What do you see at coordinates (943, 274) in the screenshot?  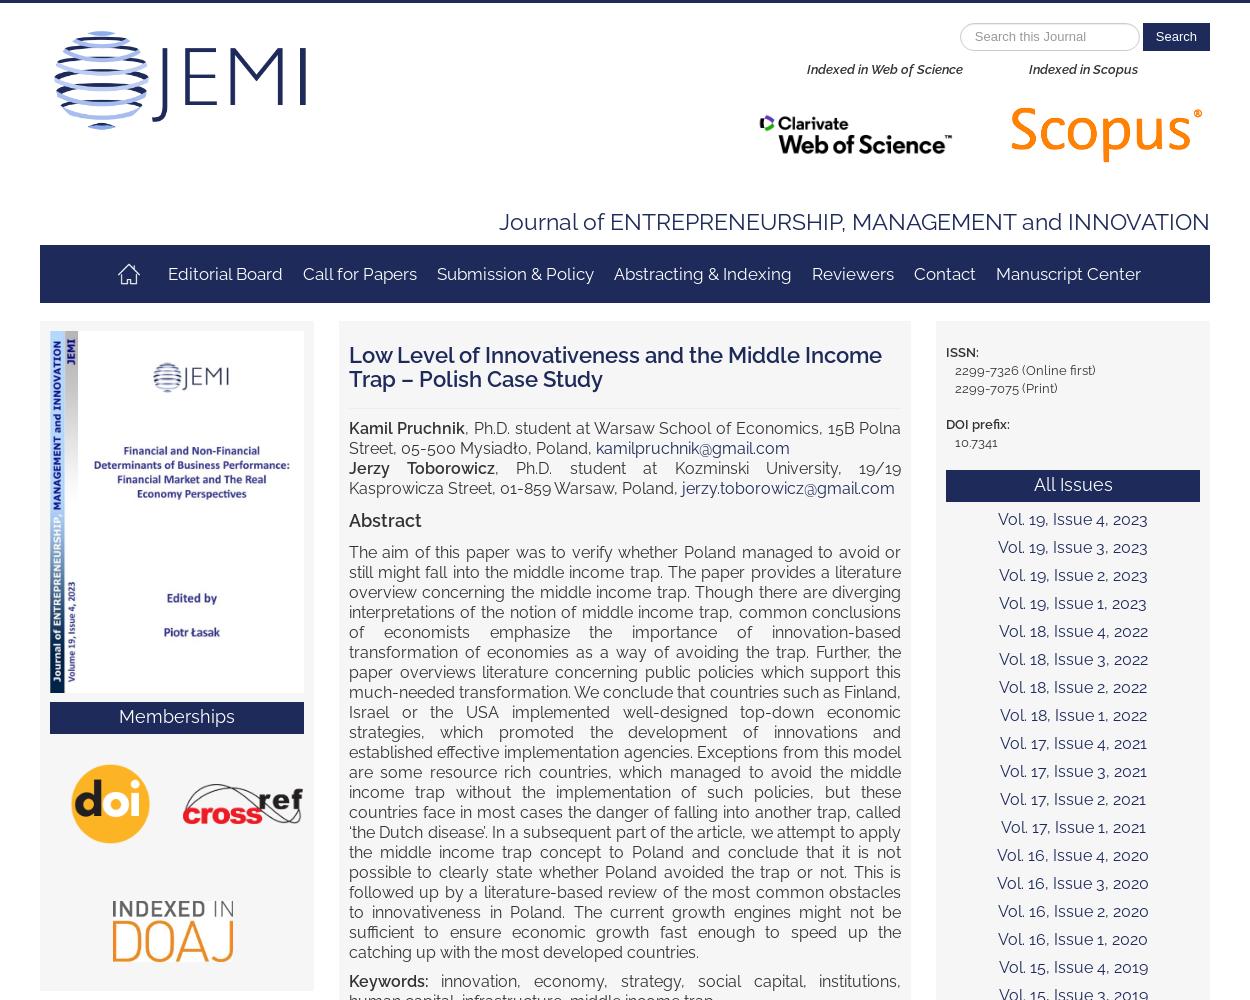 I see `'Contact'` at bounding box center [943, 274].